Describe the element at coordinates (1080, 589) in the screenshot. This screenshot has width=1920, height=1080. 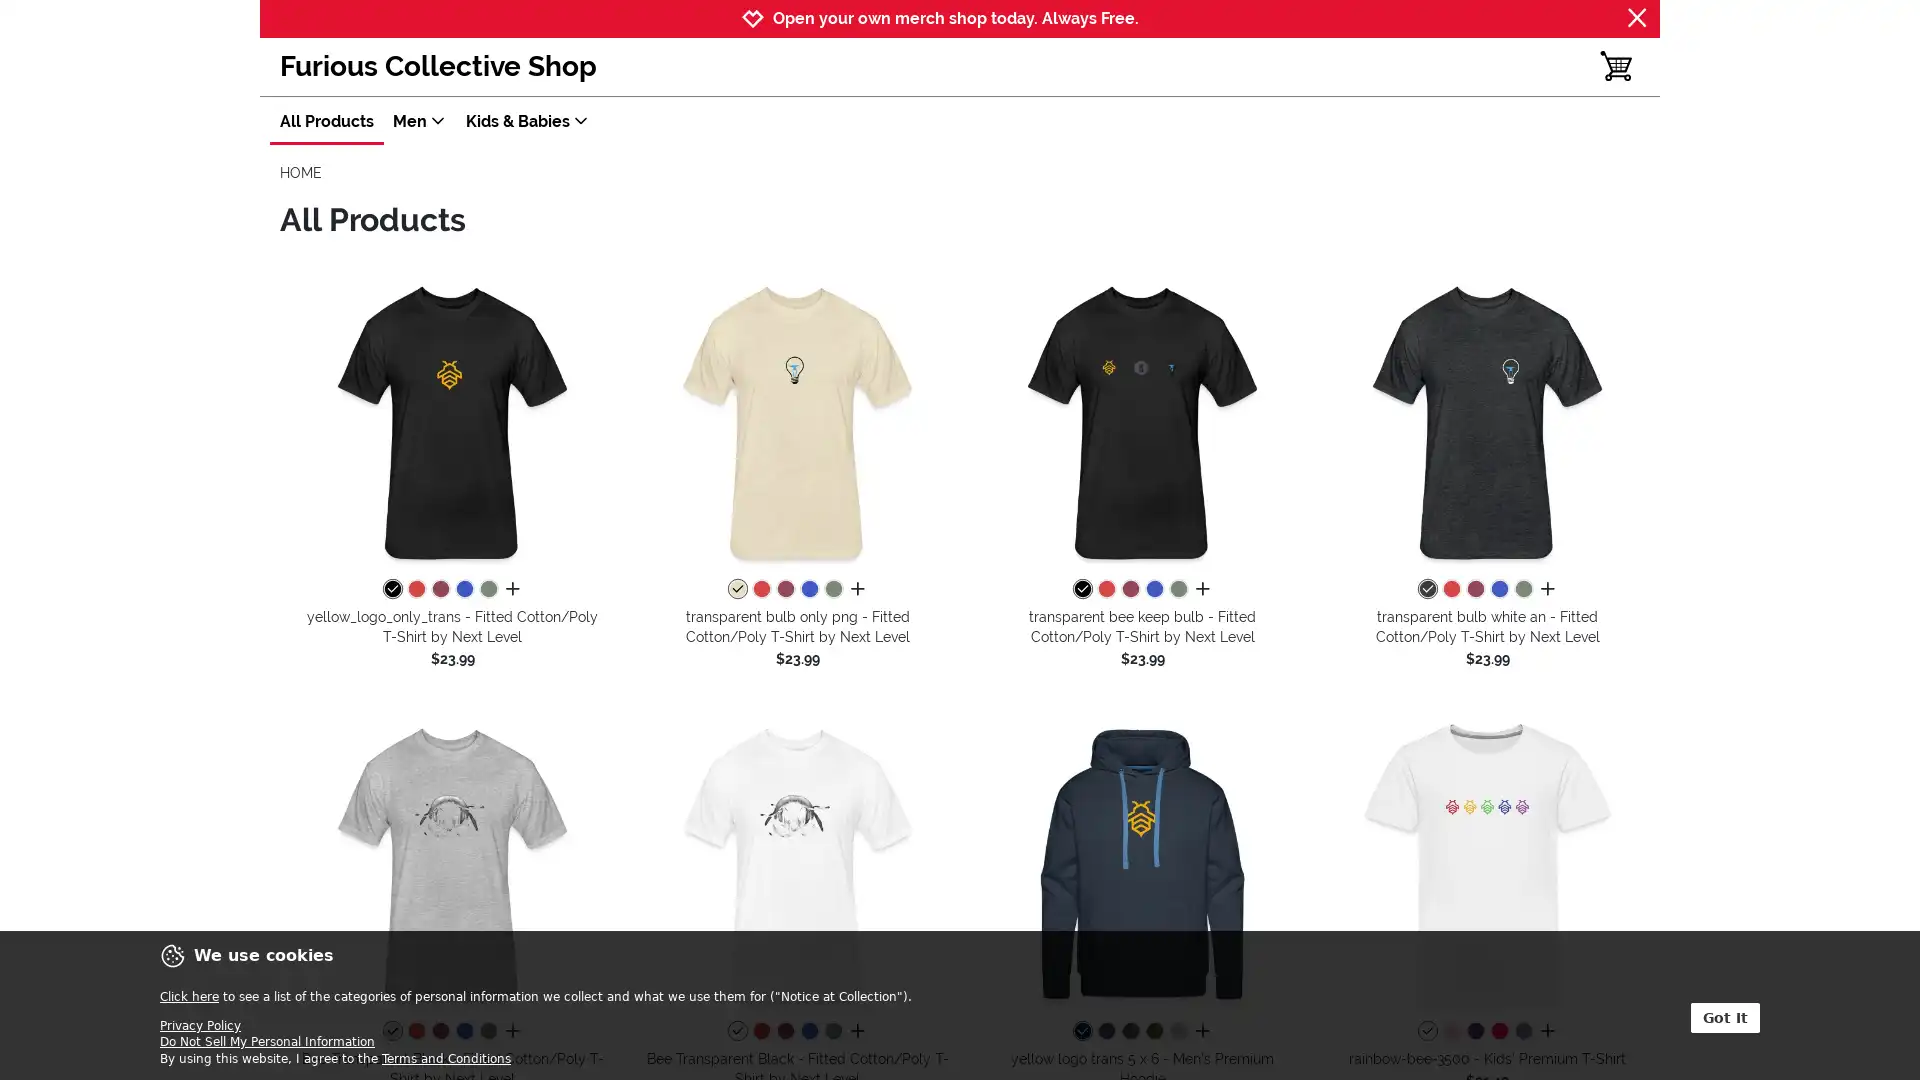
I see `black` at that location.